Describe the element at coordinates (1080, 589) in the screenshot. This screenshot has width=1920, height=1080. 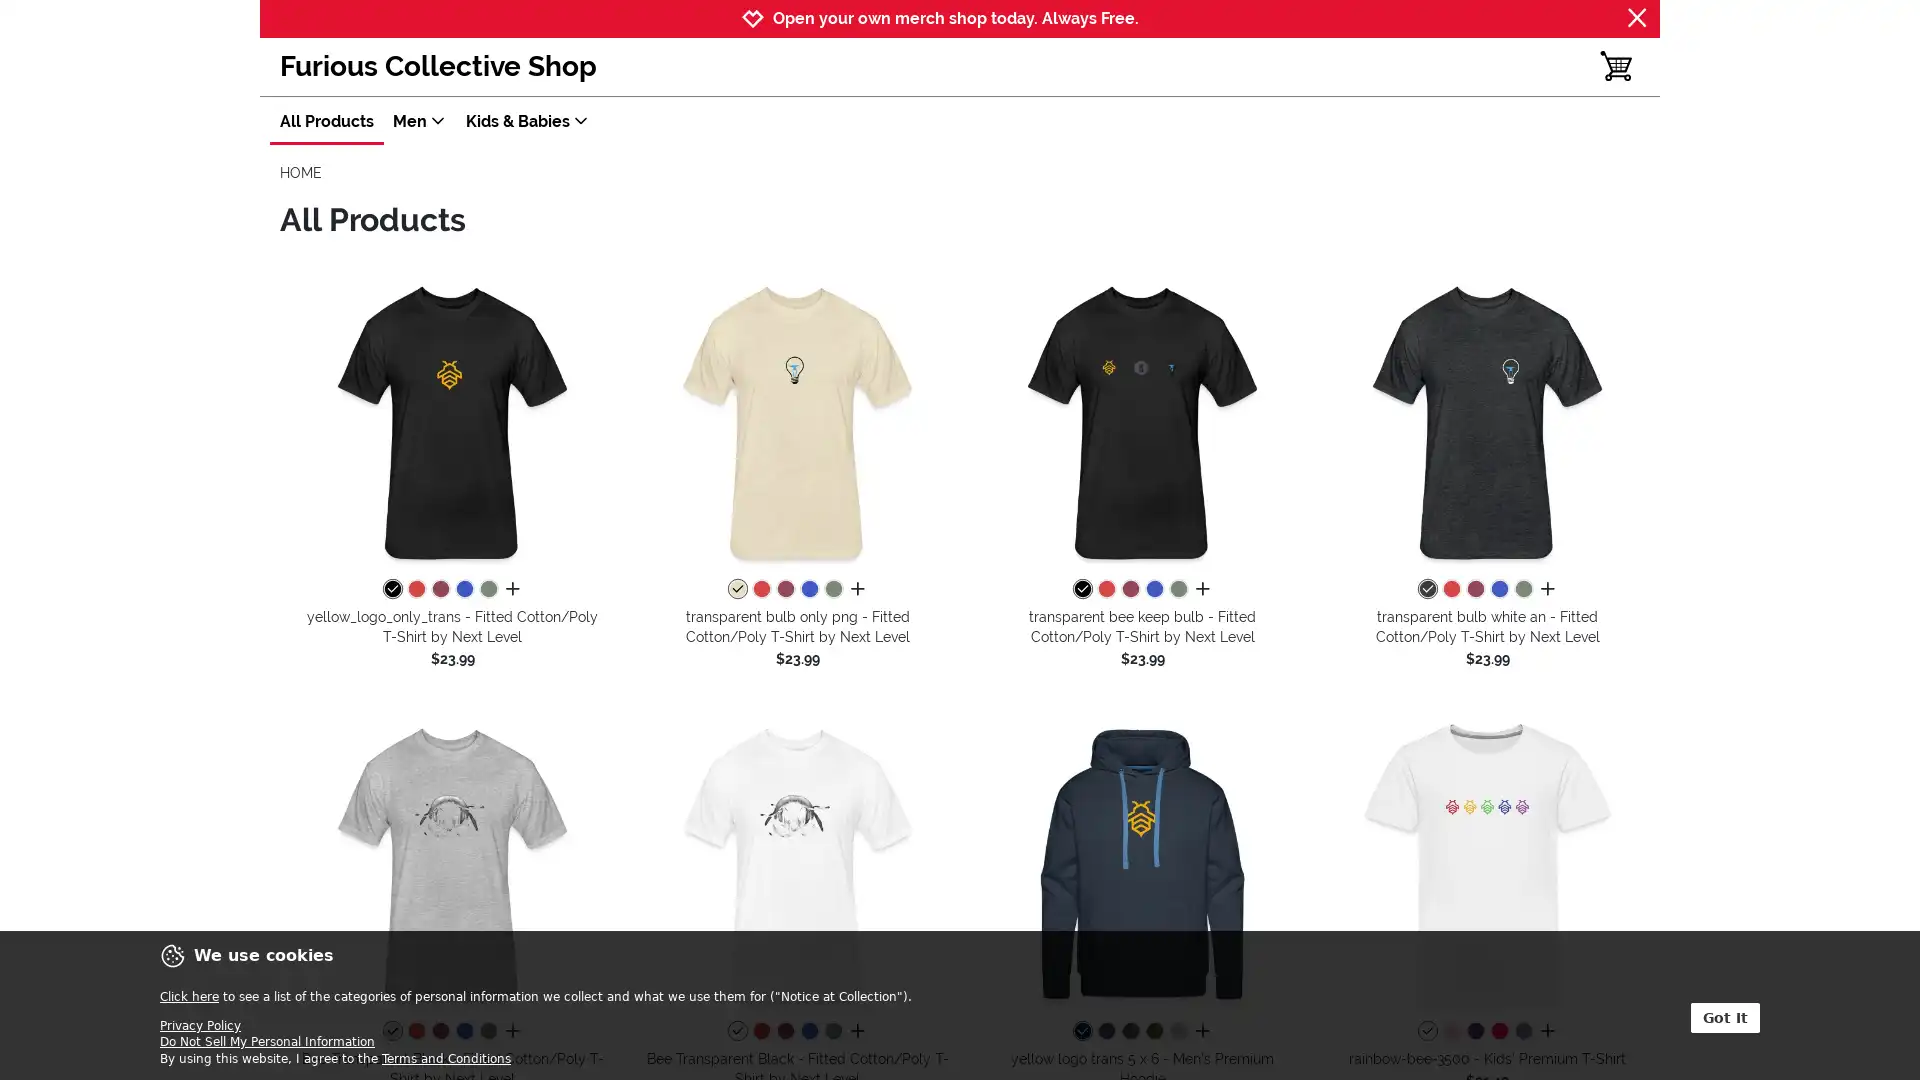
I see `black` at that location.